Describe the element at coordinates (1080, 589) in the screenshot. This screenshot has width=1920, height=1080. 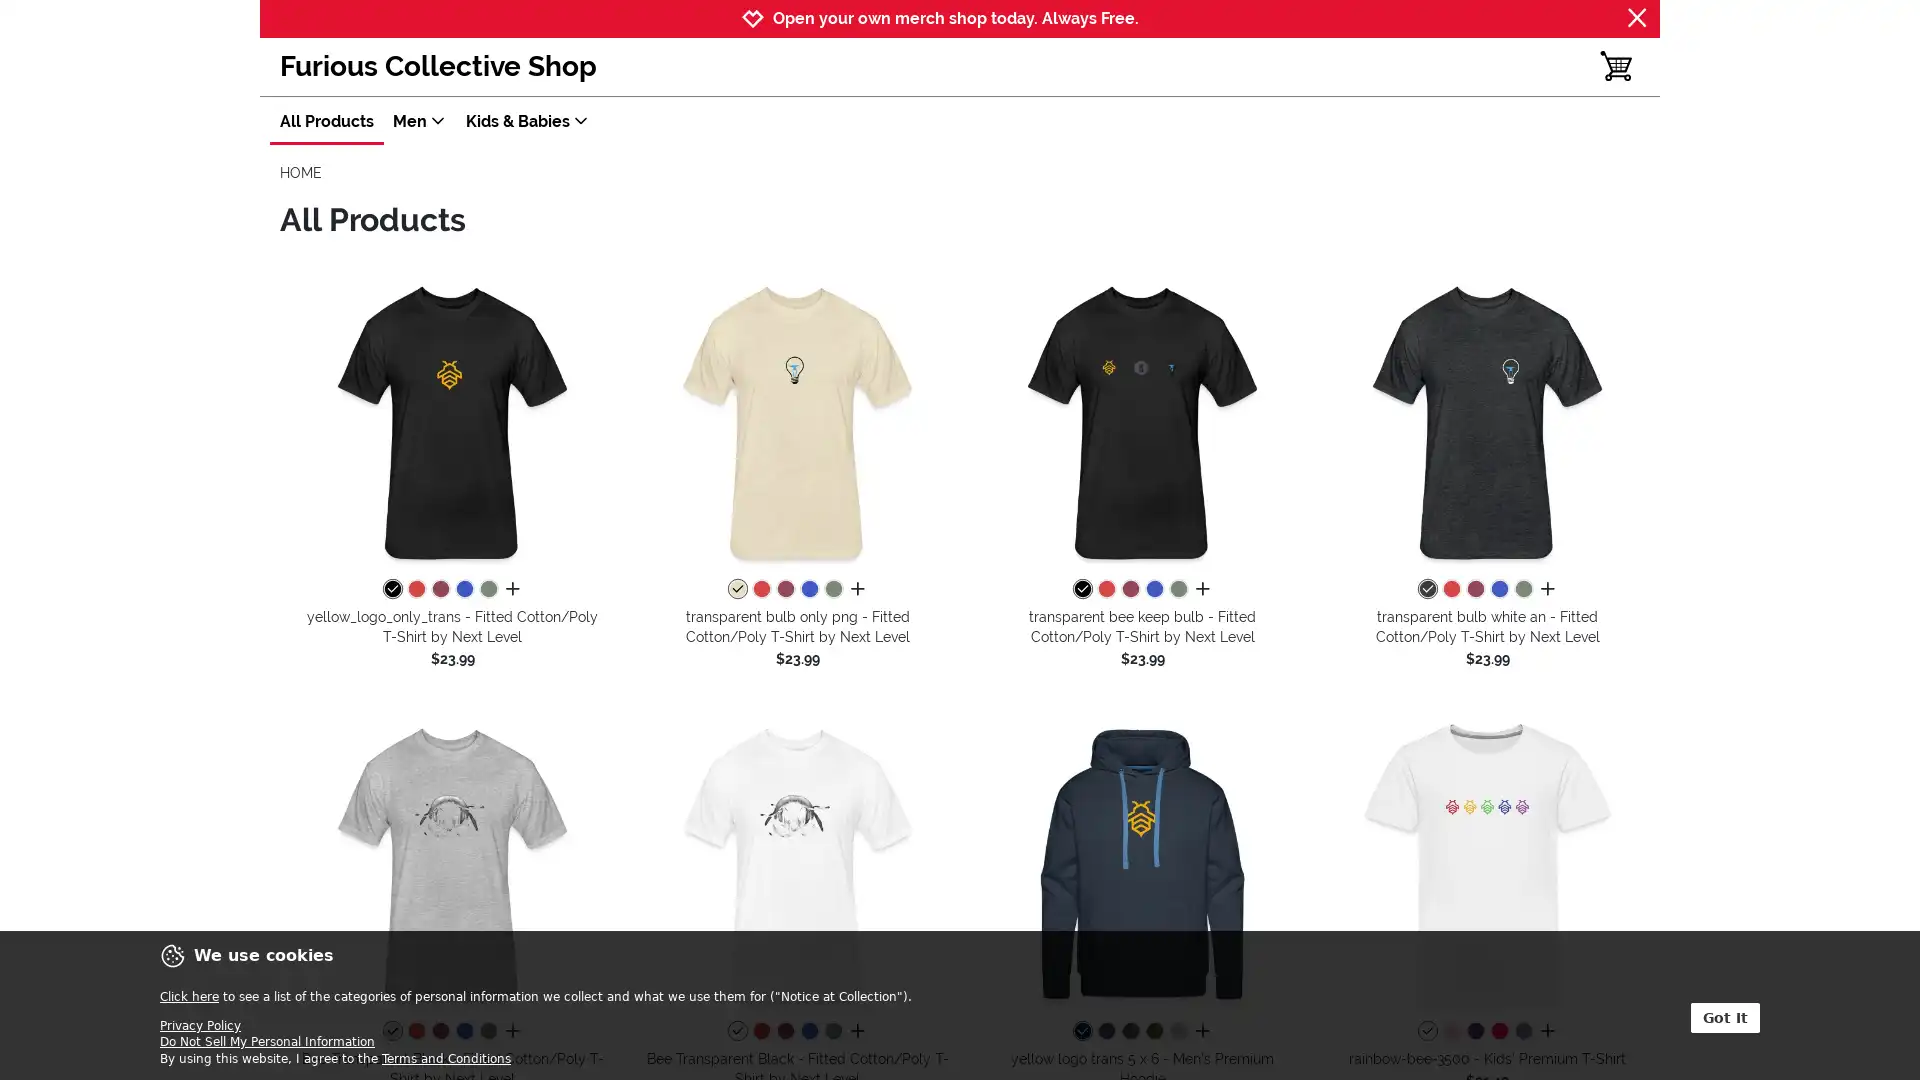
I see `black` at that location.